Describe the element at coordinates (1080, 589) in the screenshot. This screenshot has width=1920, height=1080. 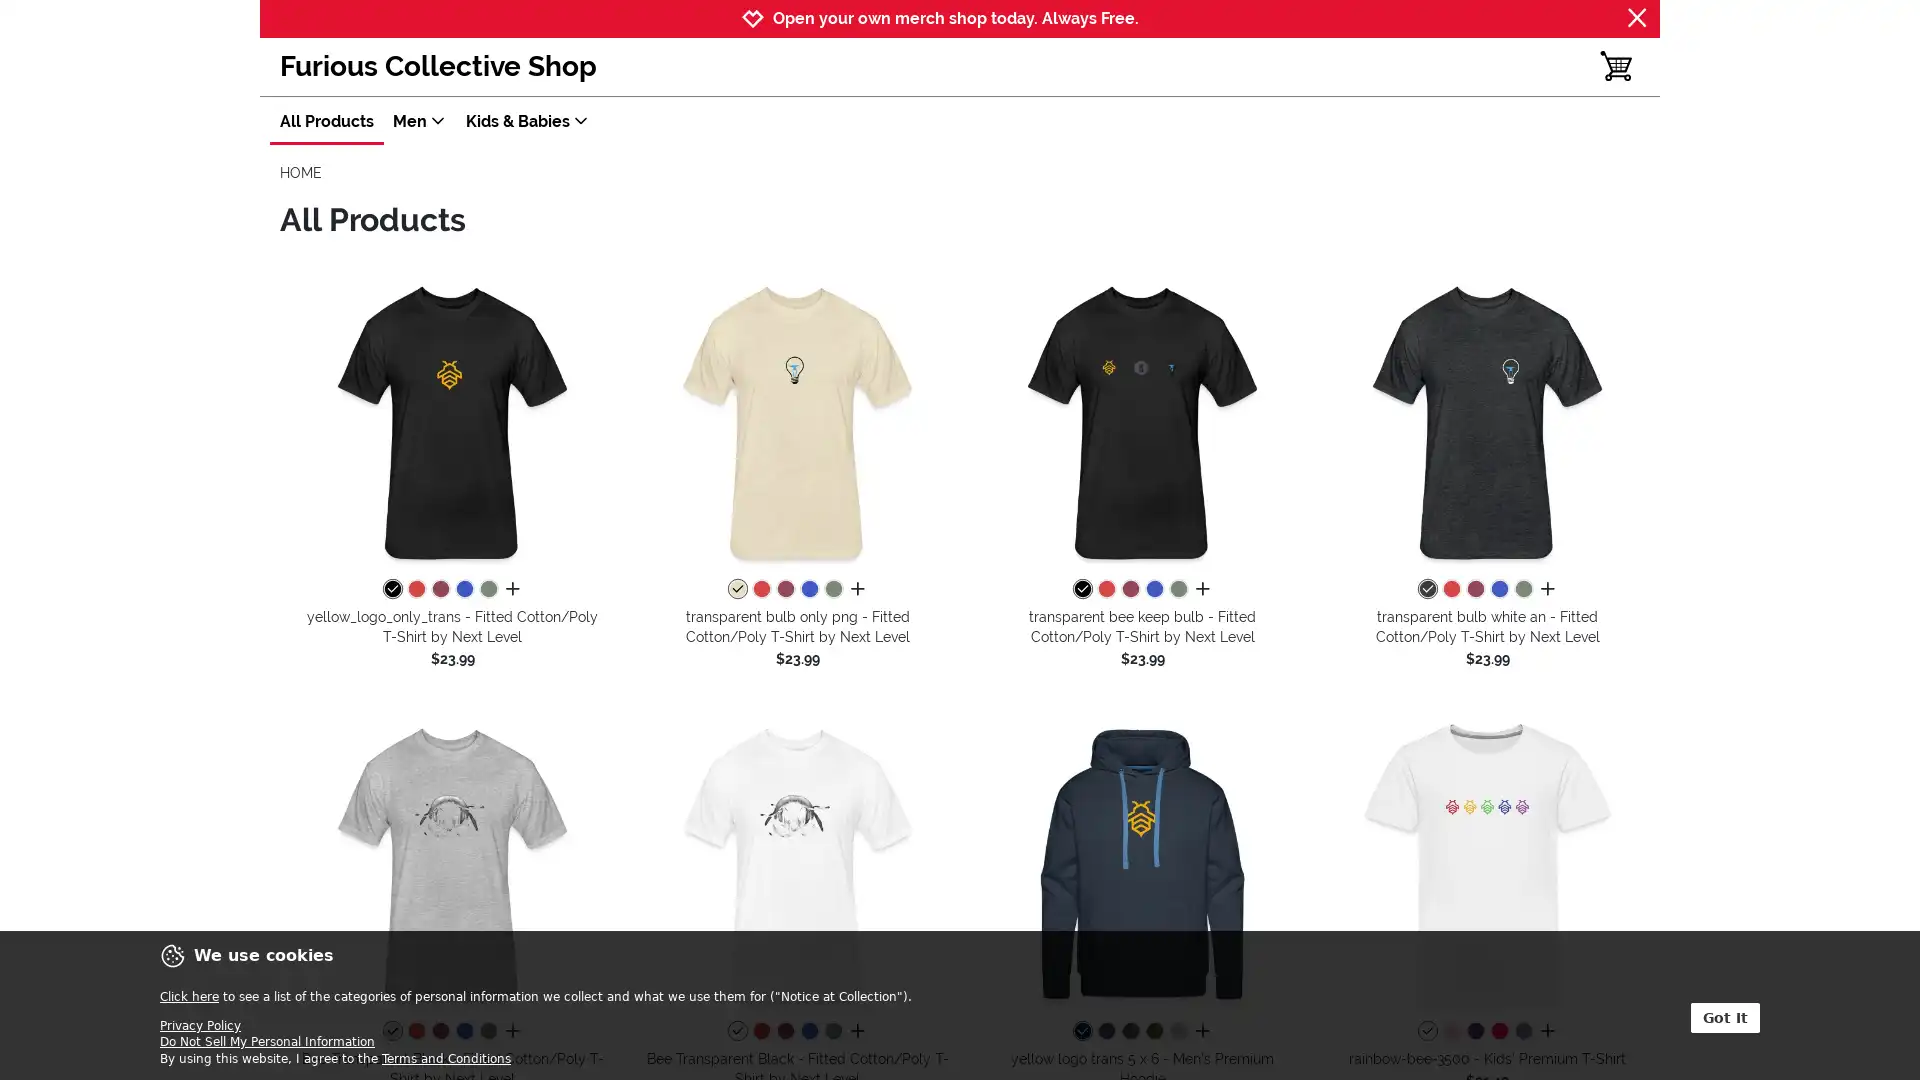
I see `black` at that location.